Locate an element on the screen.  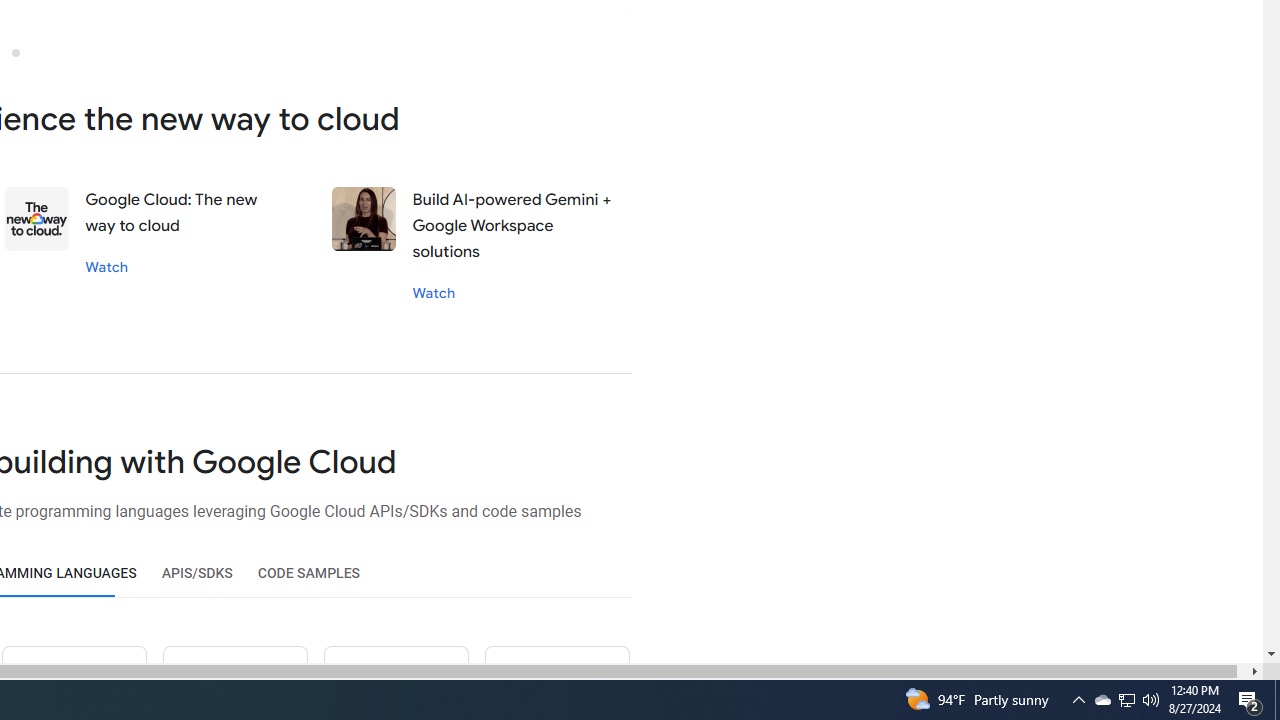
'APIS/SDKS' is located at coordinates (197, 573).